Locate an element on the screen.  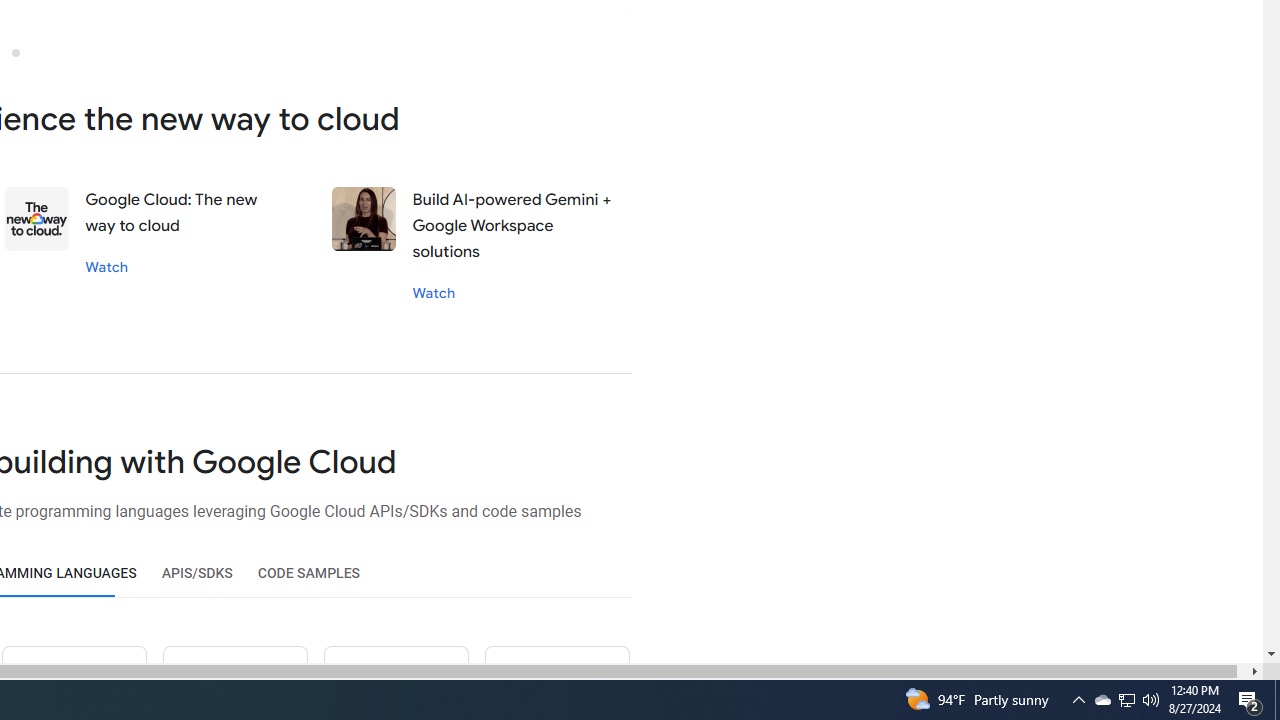
'APIS/SDKS' is located at coordinates (197, 573).